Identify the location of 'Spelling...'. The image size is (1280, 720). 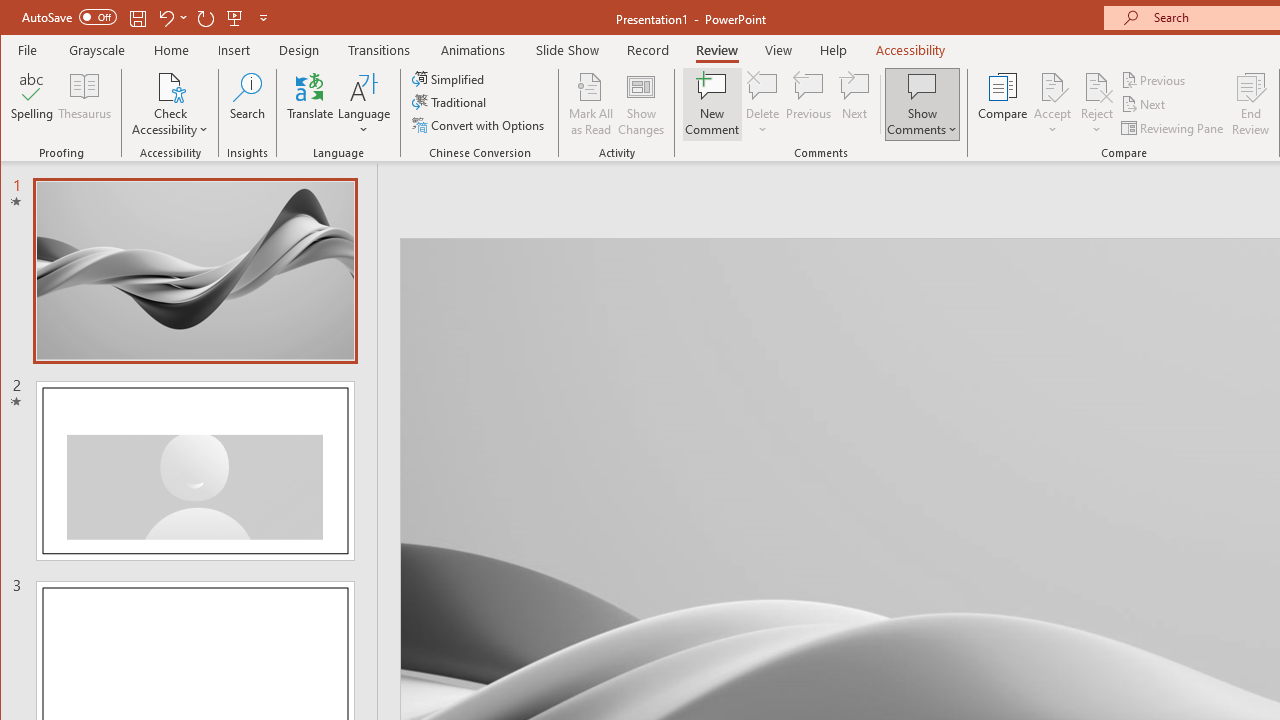
(32, 104).